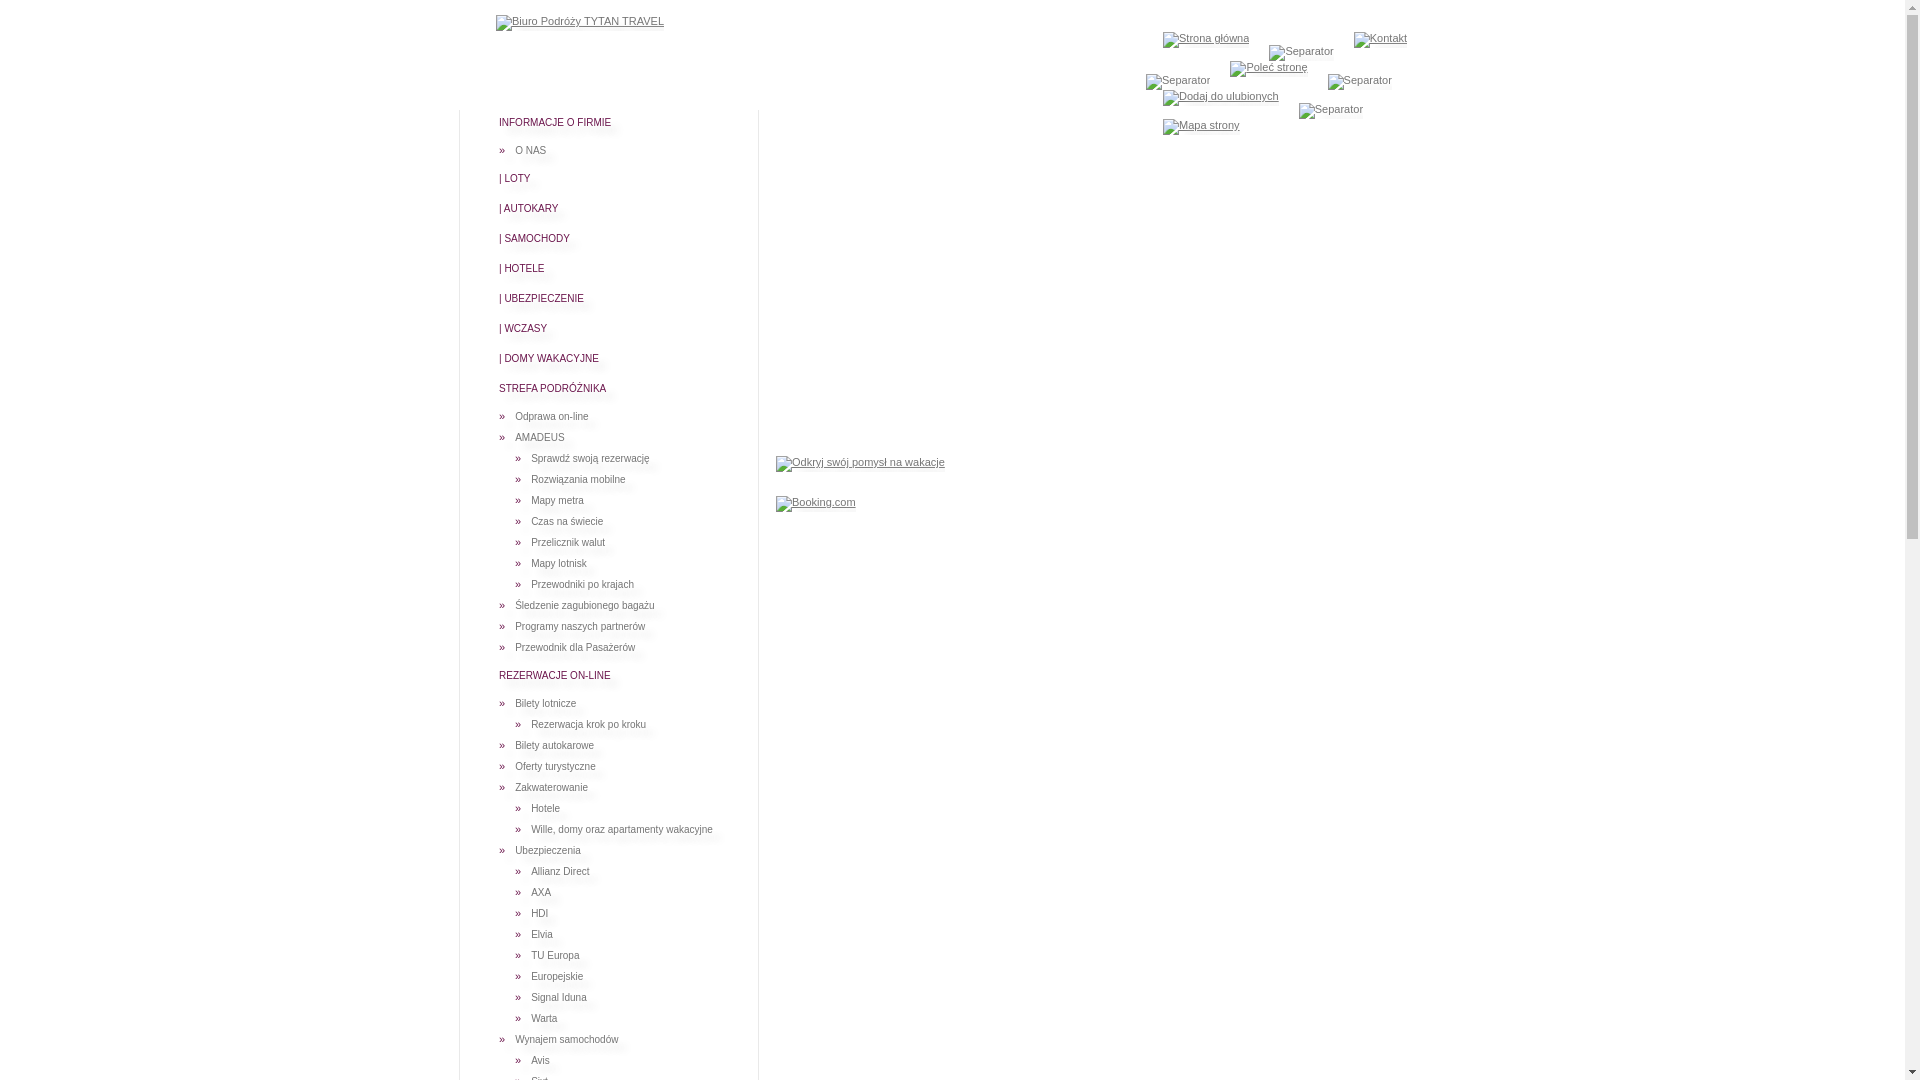 This screenshot has width=1920, height=1080. What do you see at coordinates (514, 177) in the screenshot?
I see `'| LOTY'` at bounding box center [514, 177].